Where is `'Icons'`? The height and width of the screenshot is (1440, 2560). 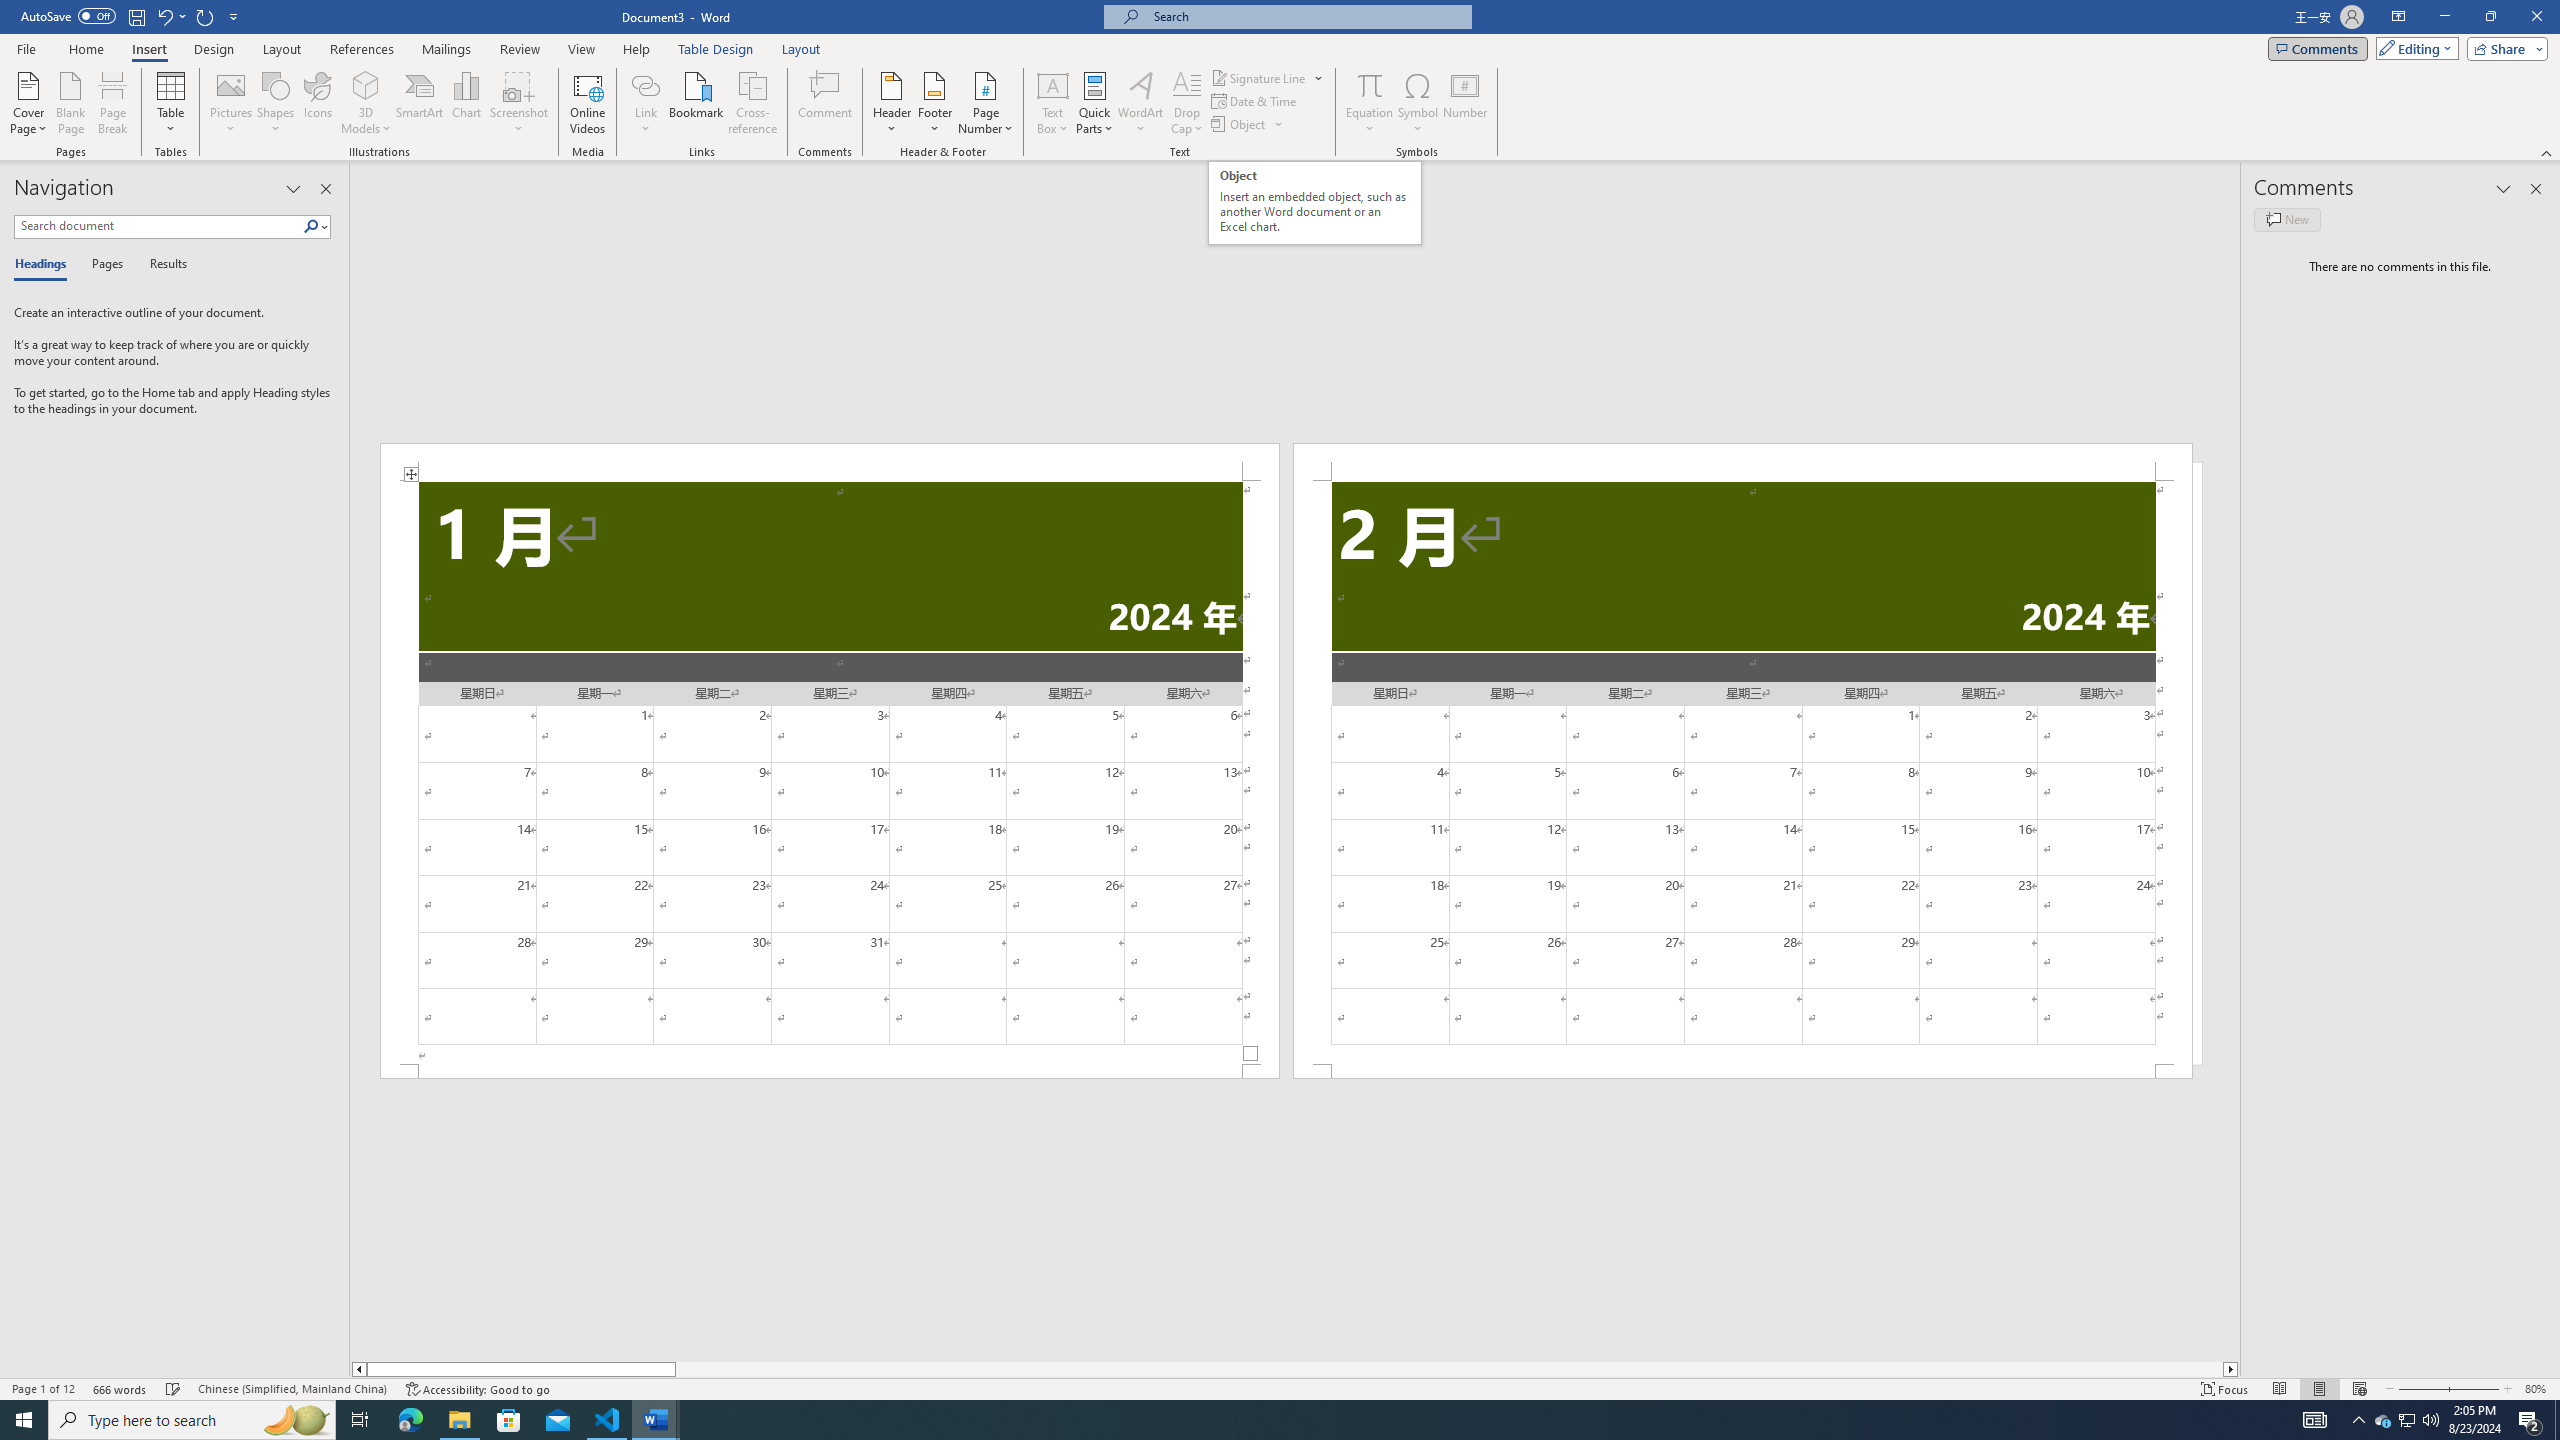
'Icons' is located at coordinates (317, 103).